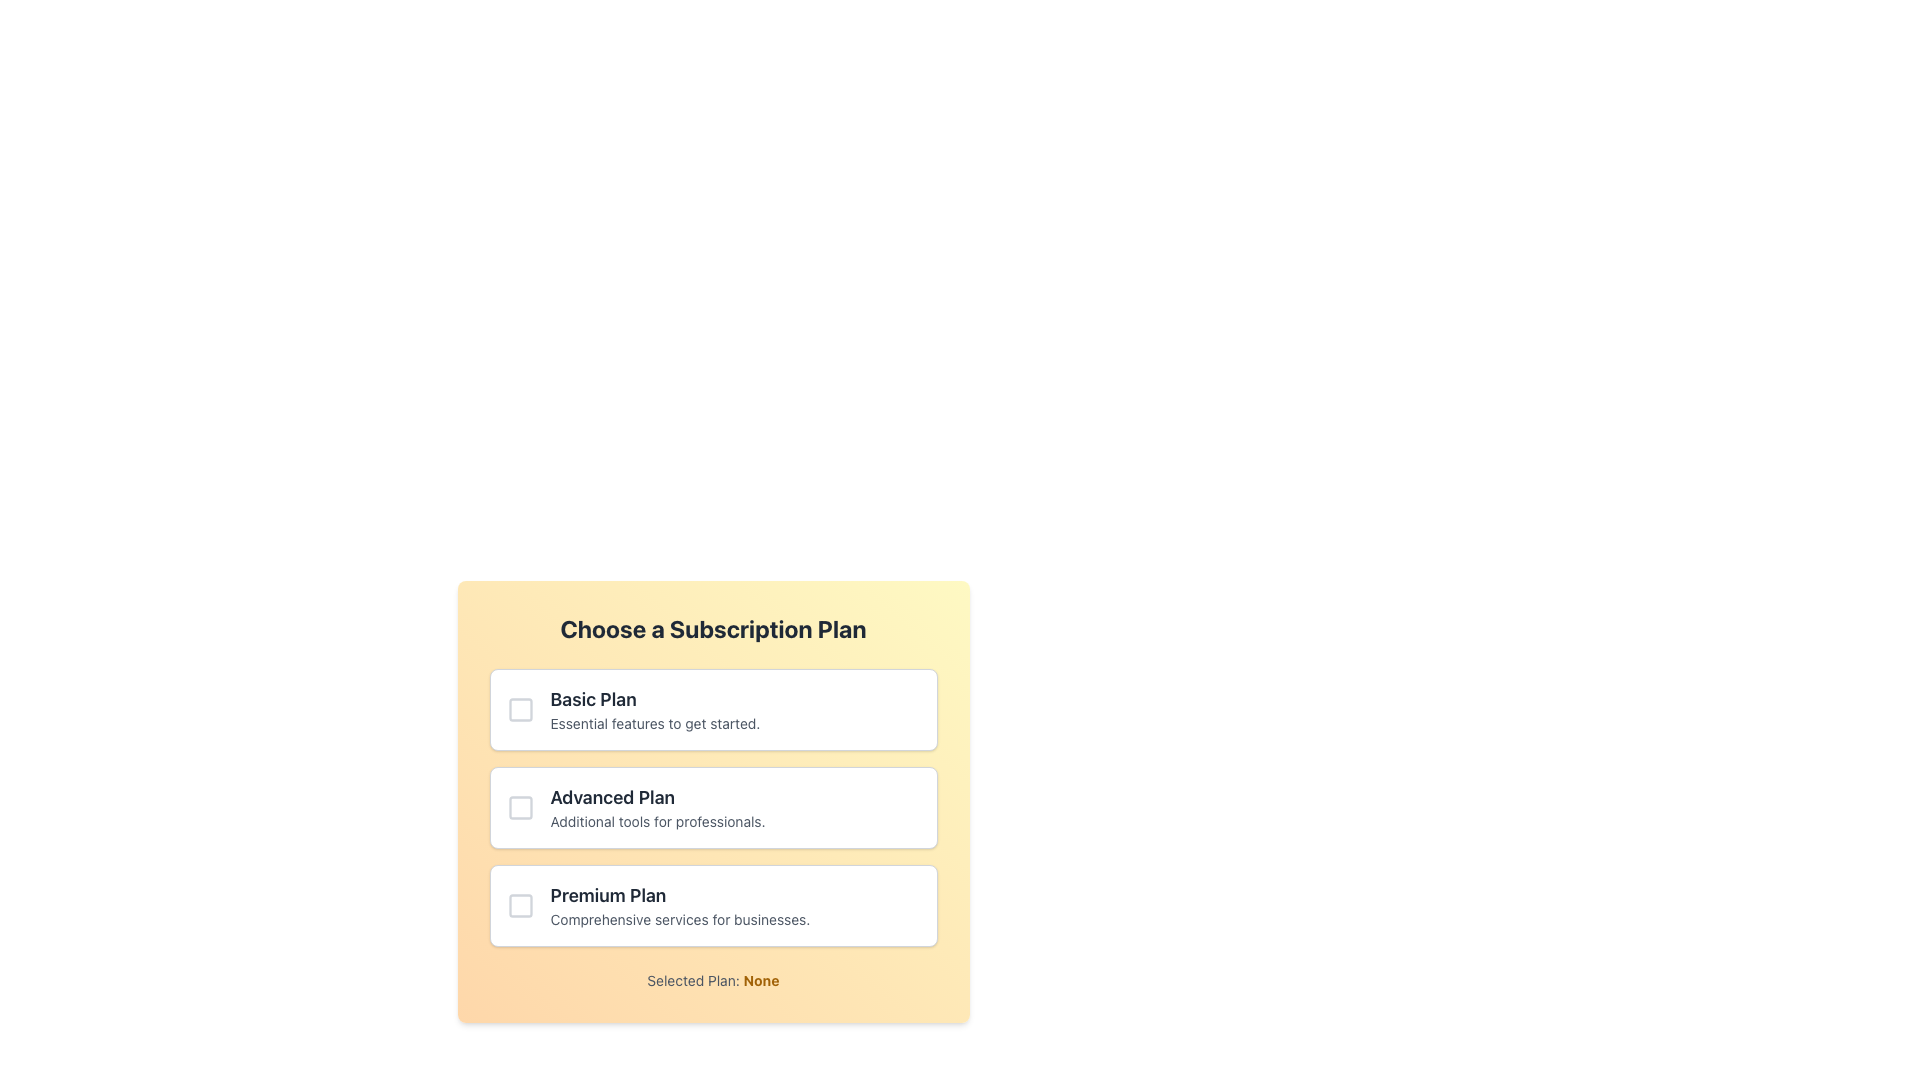 This screenshot has height=1080, width=1920. Describe the element at coordinates (713, 906) in the screenshot. I see `the 'Premium Plan' selectable option with checkbox` at that location.